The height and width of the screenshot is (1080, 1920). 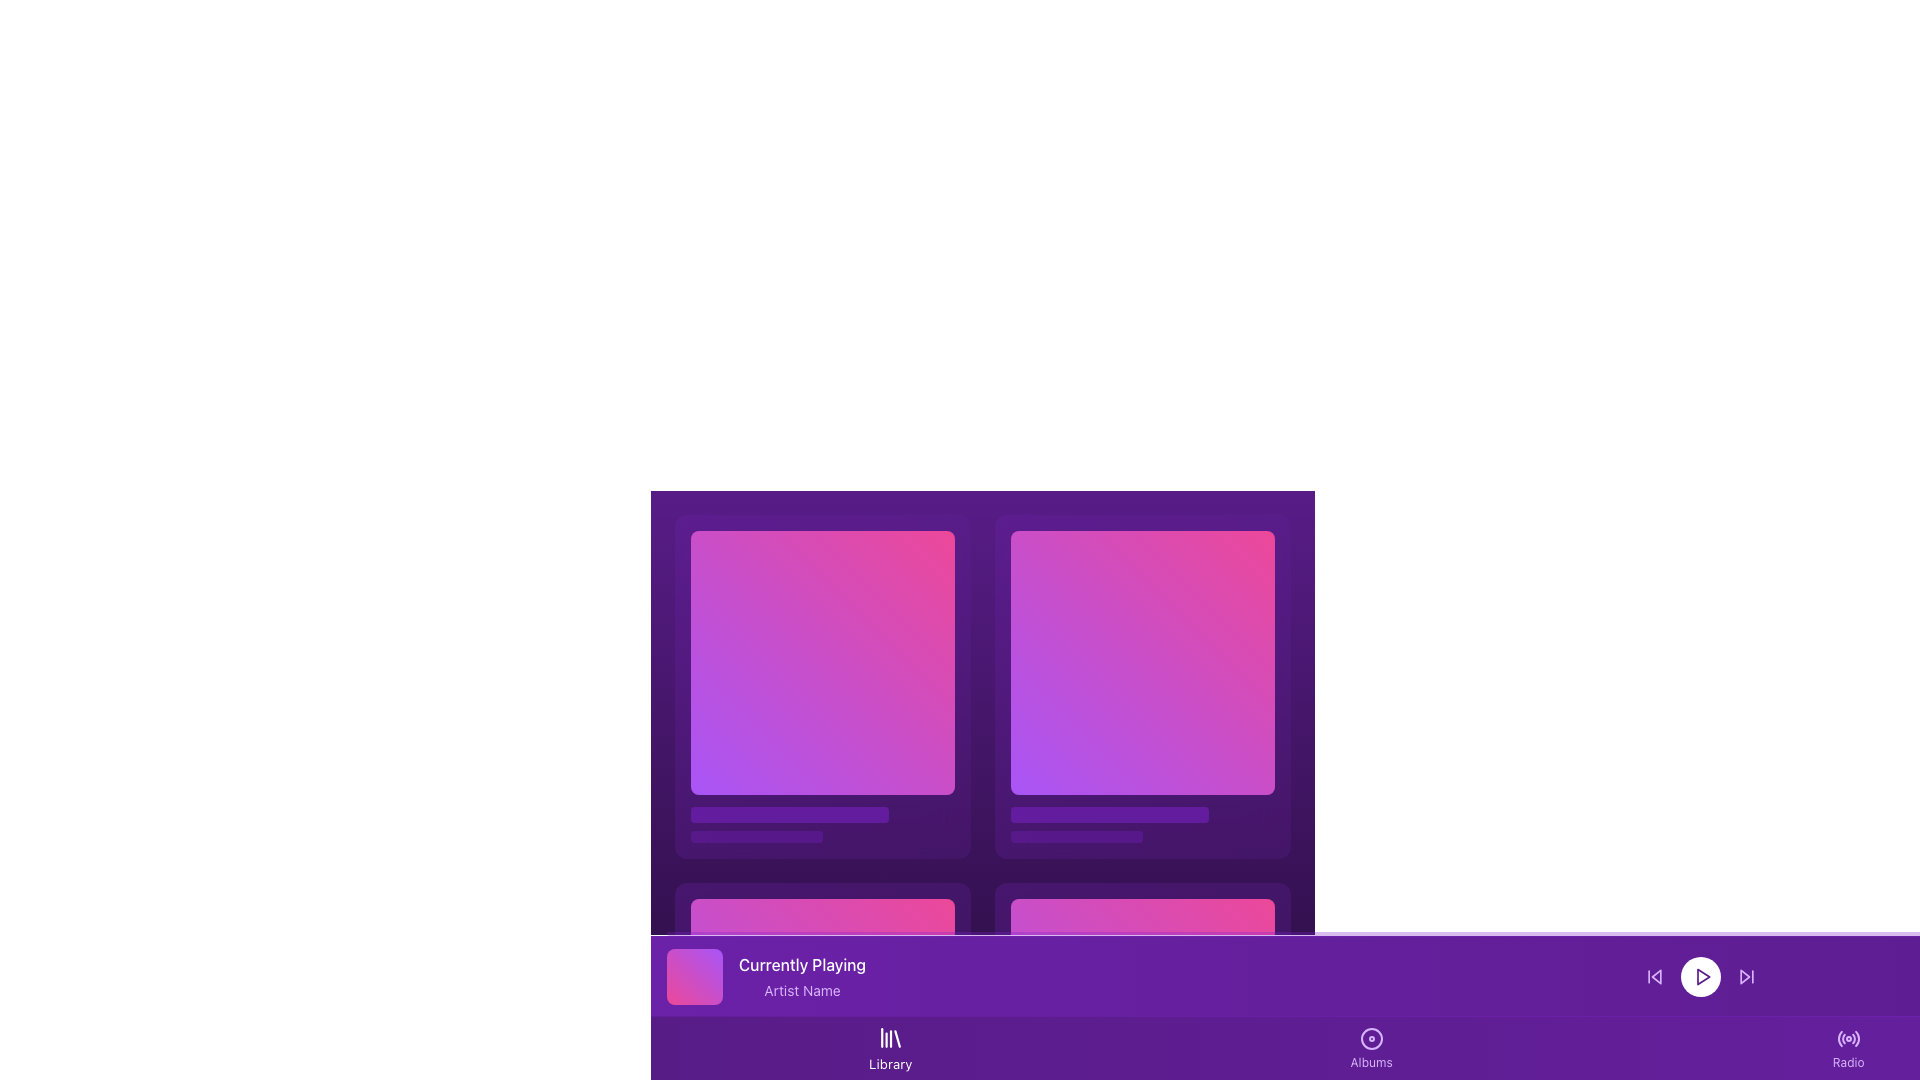 What do you see at coordinates (1108, 814) in the screenshot?
I see `the first progress bar or decorative bar located at the bottom of the top-right content section` at bounding box center [1108, 814].